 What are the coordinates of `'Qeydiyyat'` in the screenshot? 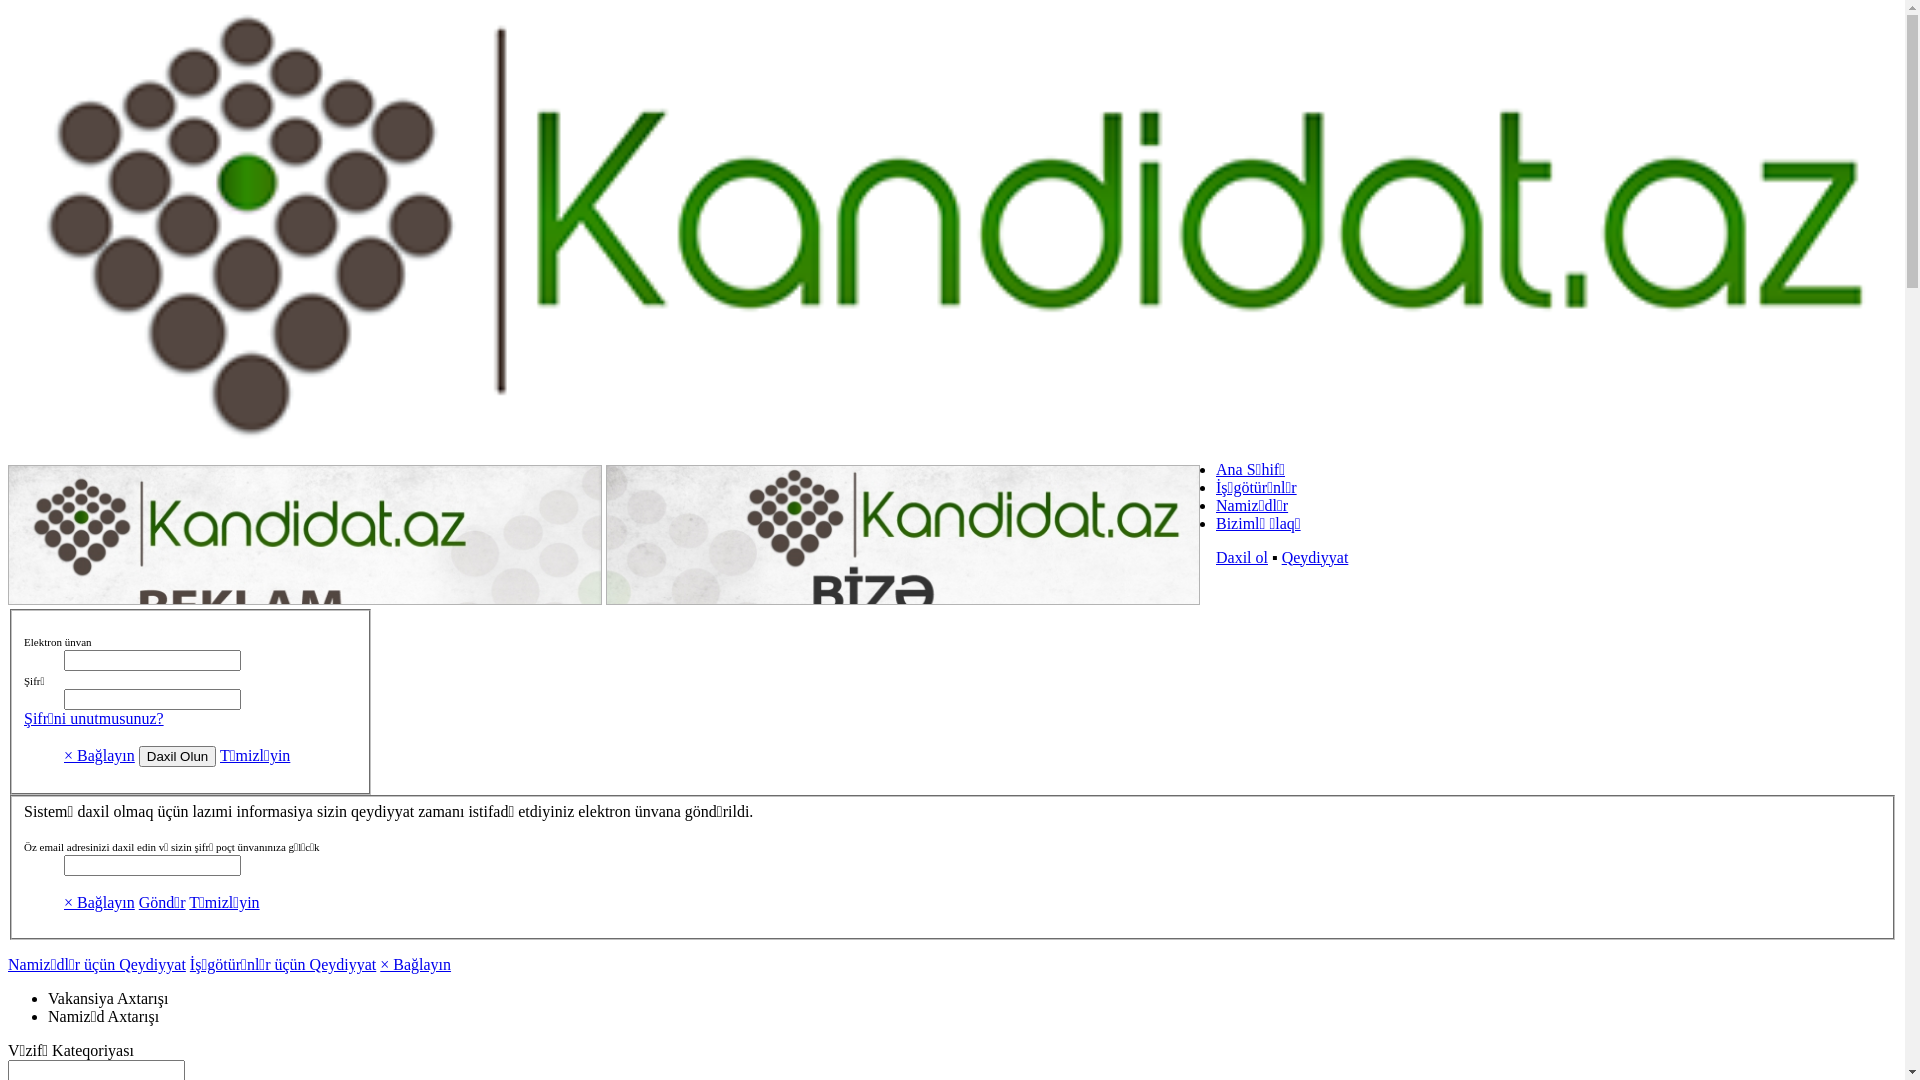 It's located at (1315, 557).